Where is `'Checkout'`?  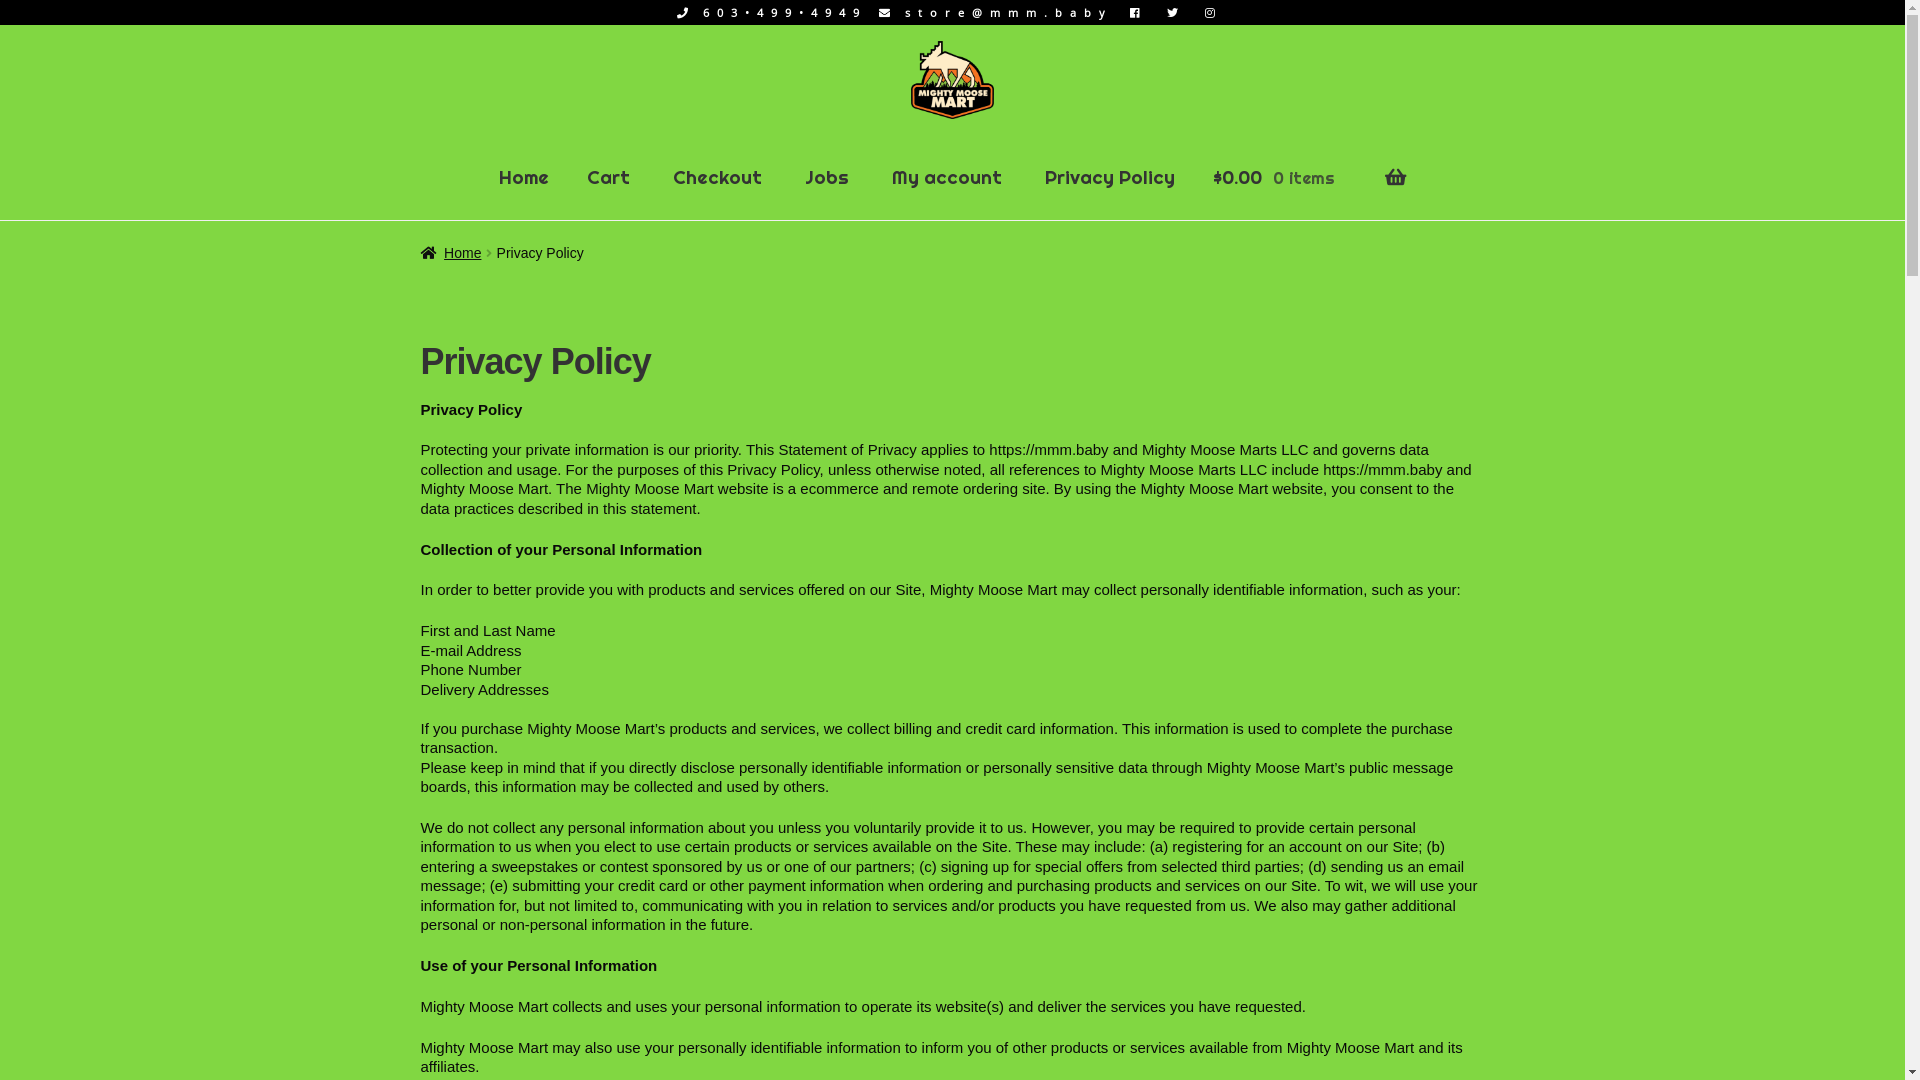 'Checkout' is located at coordinates (717, 176).